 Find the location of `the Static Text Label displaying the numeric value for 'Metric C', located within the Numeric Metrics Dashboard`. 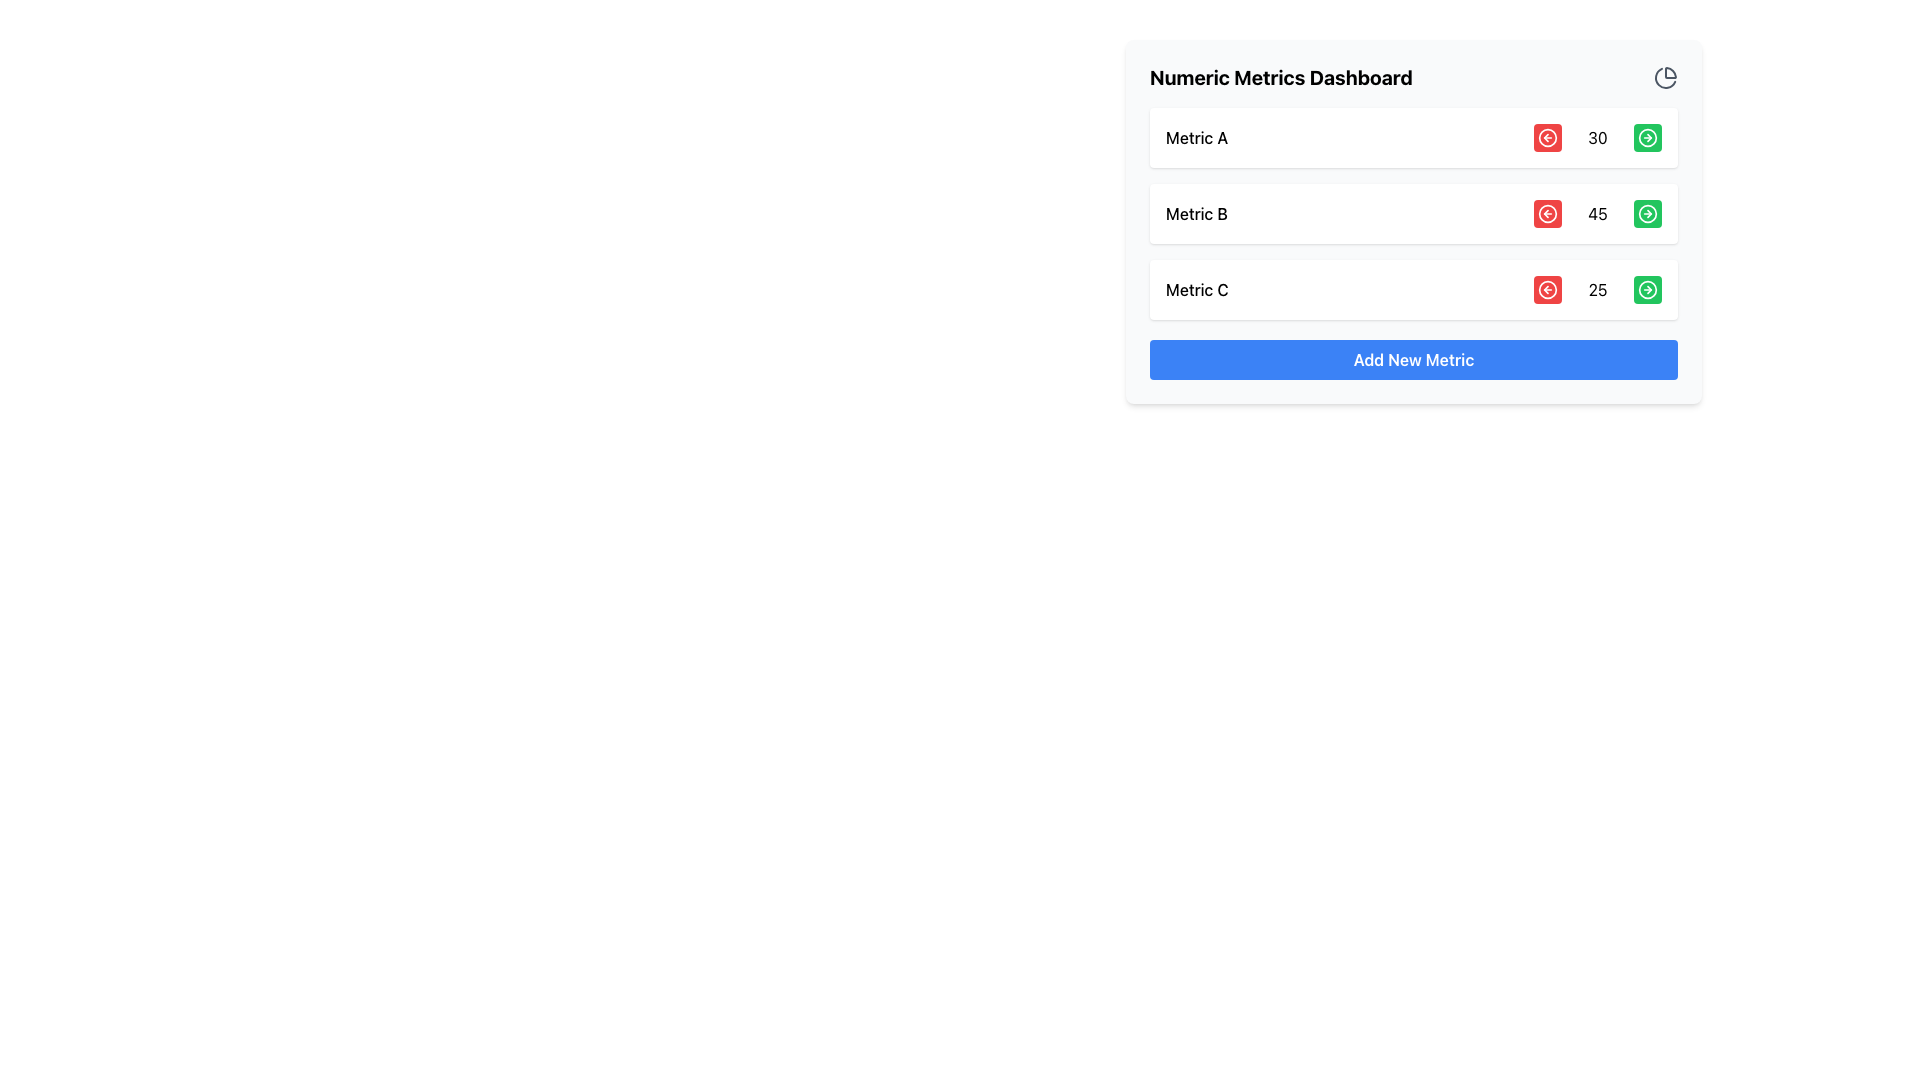

the Static Text Label displaying the numeric value for 'Metric C', located within the Numeric Metrics Dashboard is located at coordinates (1597, 289).